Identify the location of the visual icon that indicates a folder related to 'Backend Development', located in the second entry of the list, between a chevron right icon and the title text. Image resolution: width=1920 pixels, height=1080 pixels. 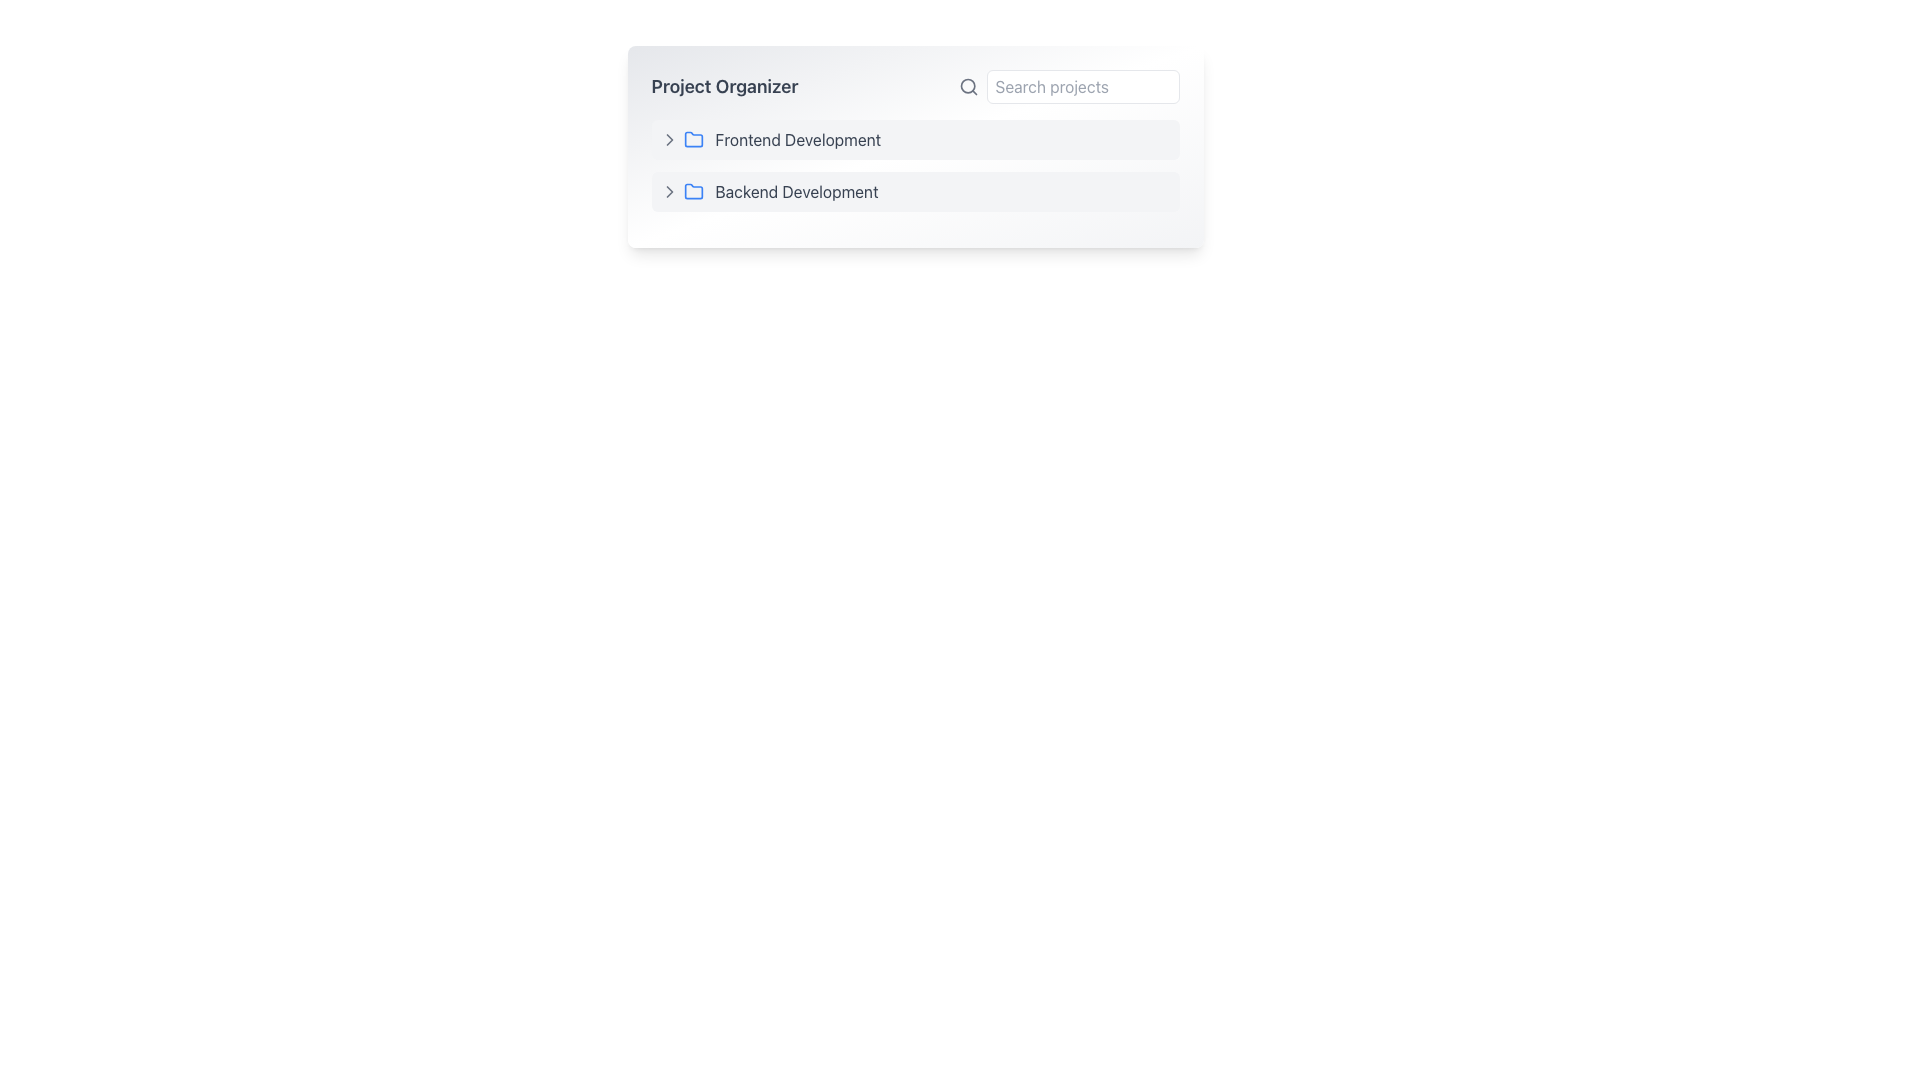
(693, 192).